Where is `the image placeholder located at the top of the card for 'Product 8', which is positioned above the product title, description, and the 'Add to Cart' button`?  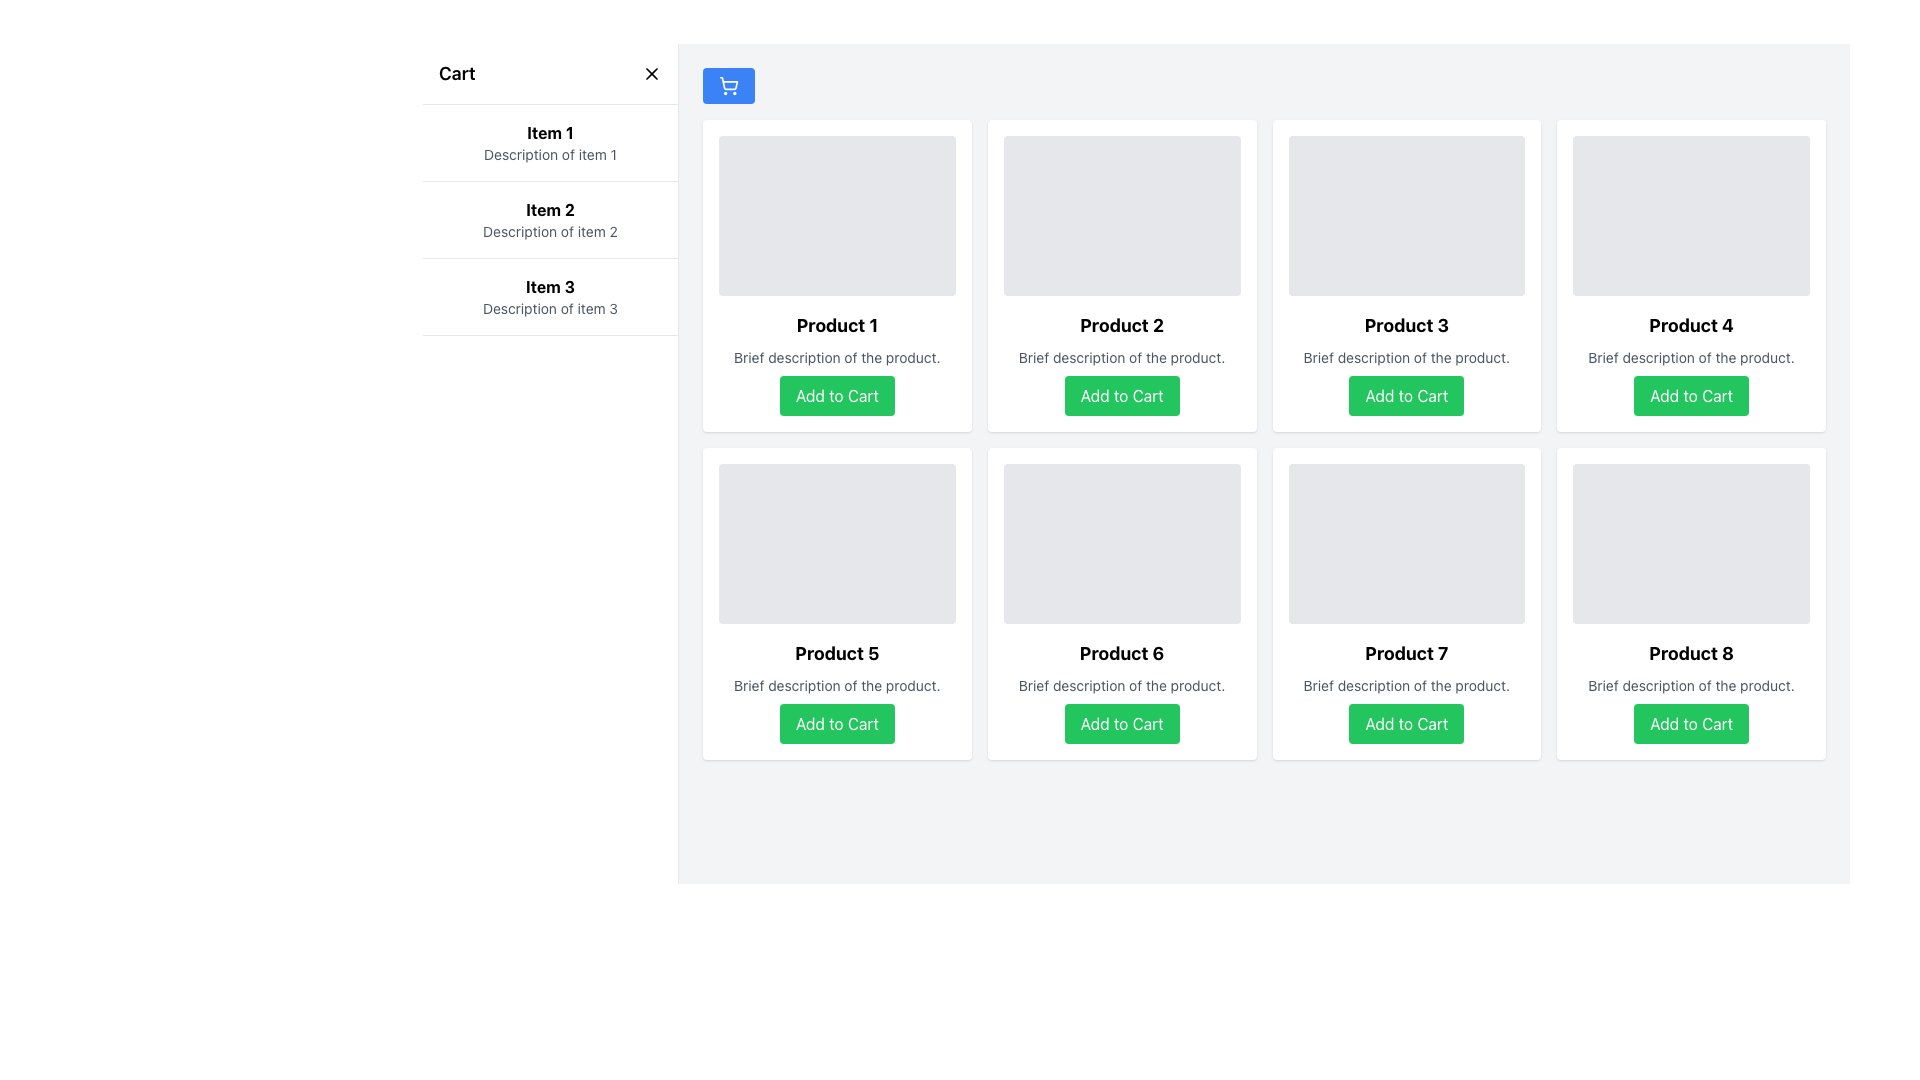 the image placeholder located at the top of the card for 'Product 8', which is positioned above the product title, description, and the 'Add to Cart' button is located at coordinates (1690, 543).